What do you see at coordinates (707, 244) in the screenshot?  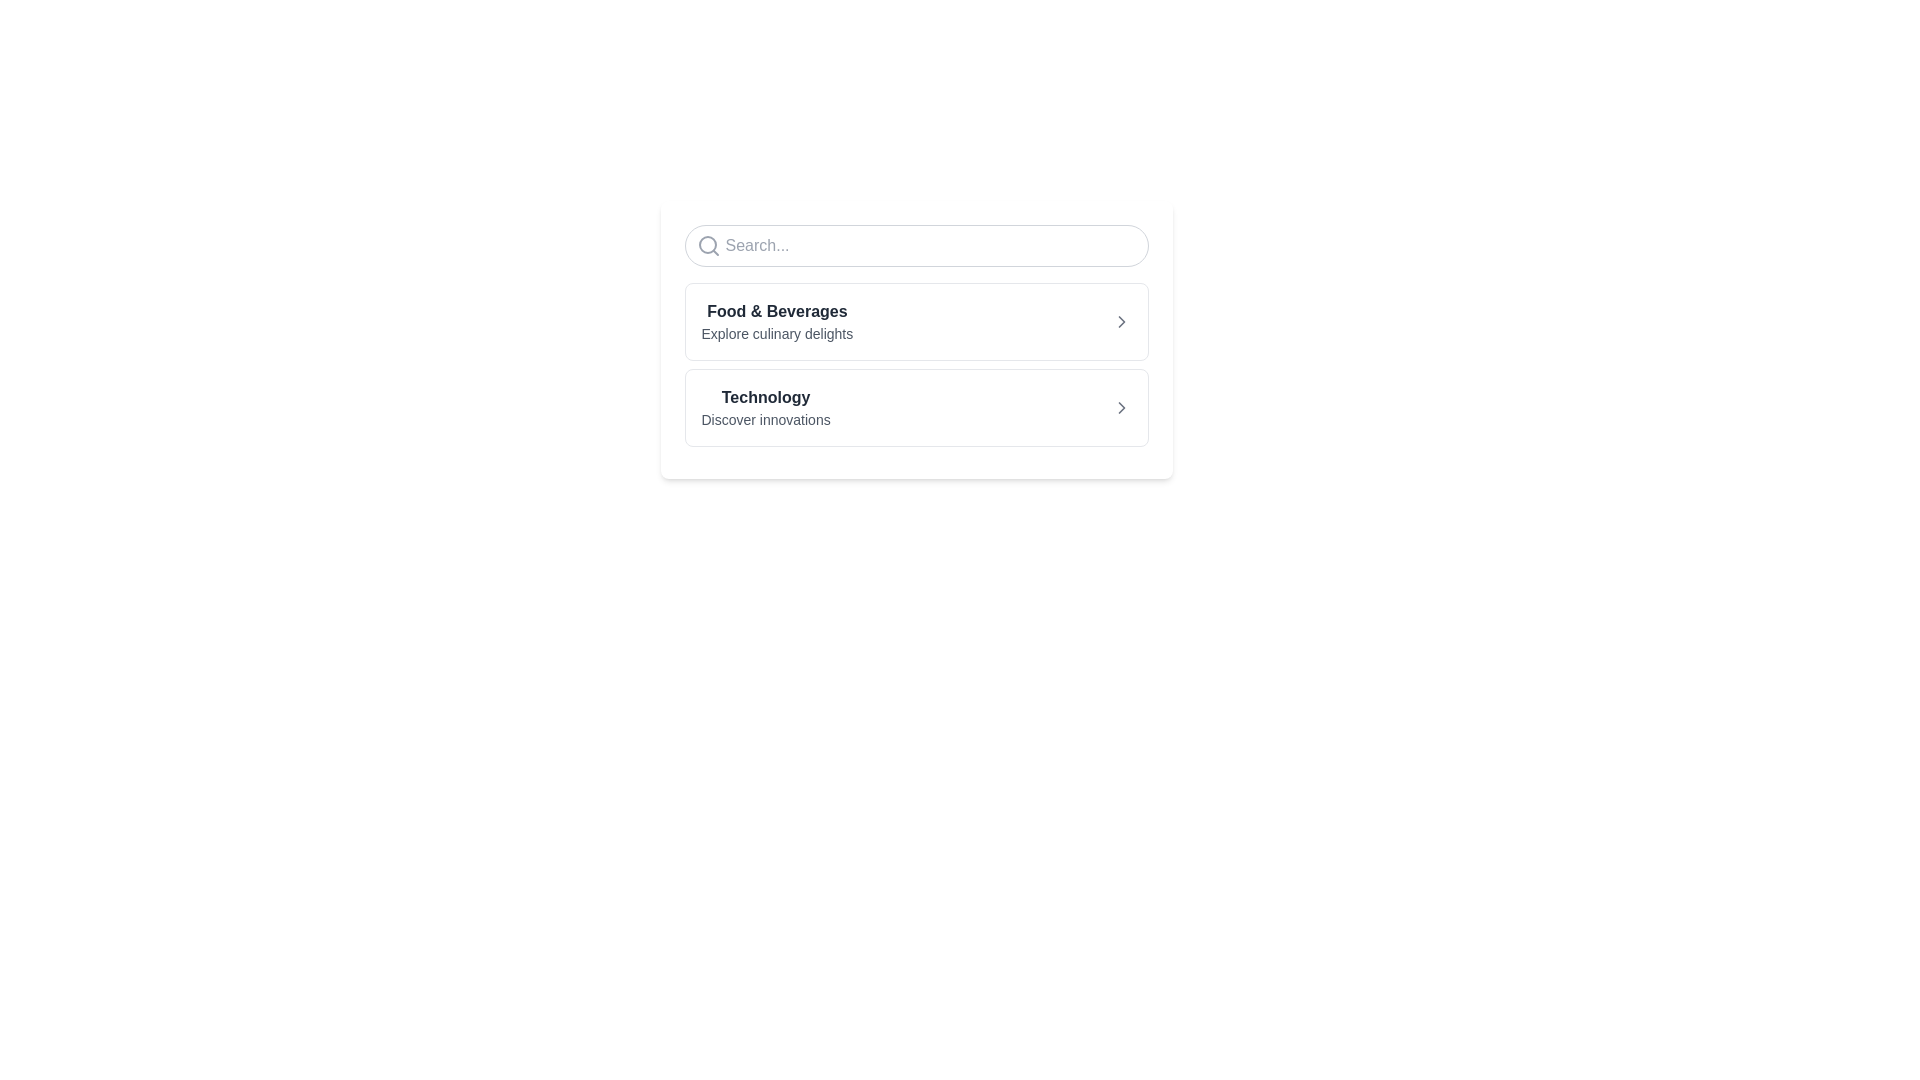 I see `the circular outline of the magnifying glass icon, which represents a search function, positioned to the left of the search bar` at bounding box center [707, 244].